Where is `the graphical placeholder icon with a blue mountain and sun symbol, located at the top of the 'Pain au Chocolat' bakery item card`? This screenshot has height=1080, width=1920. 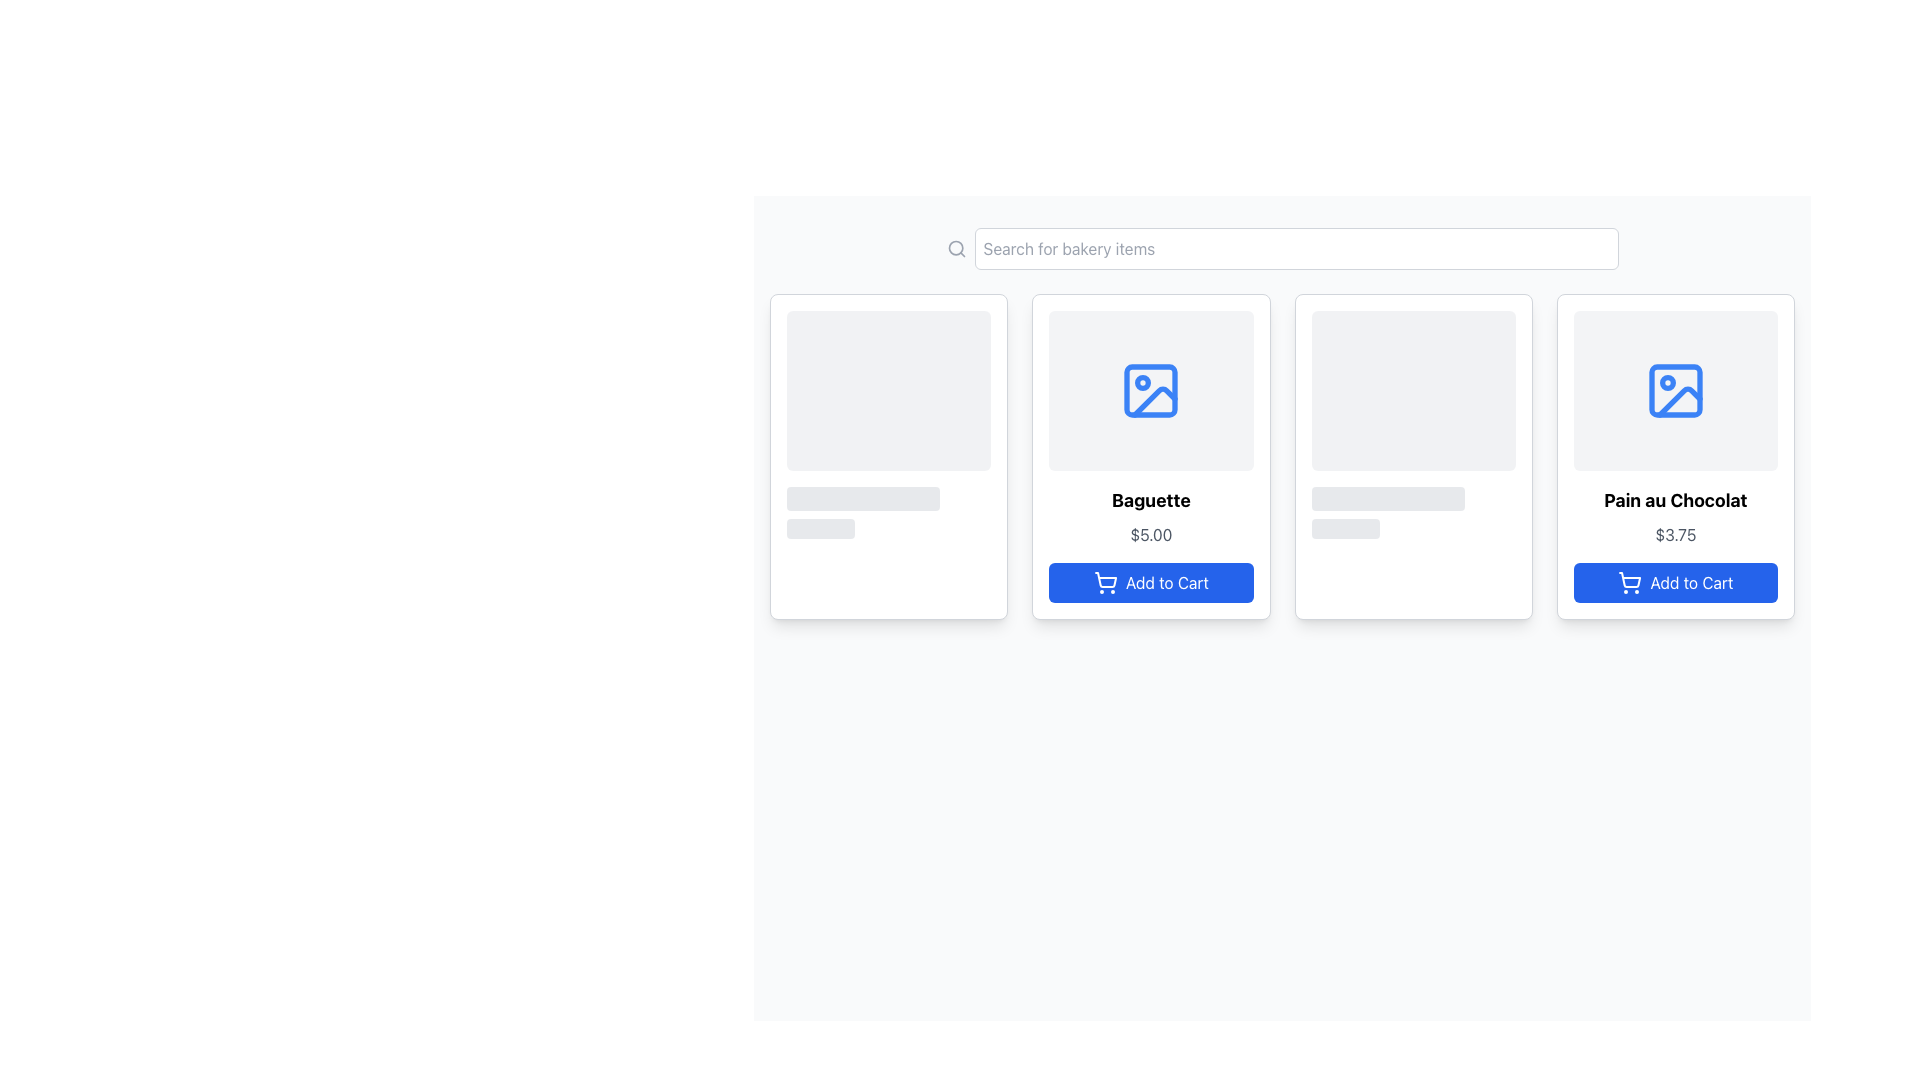 the graphical placeholder icon with a blue mountain and sun symbol, located at the top of the 'Pain au Chocolat' bakery item card is located at coordinates (1675, 390).